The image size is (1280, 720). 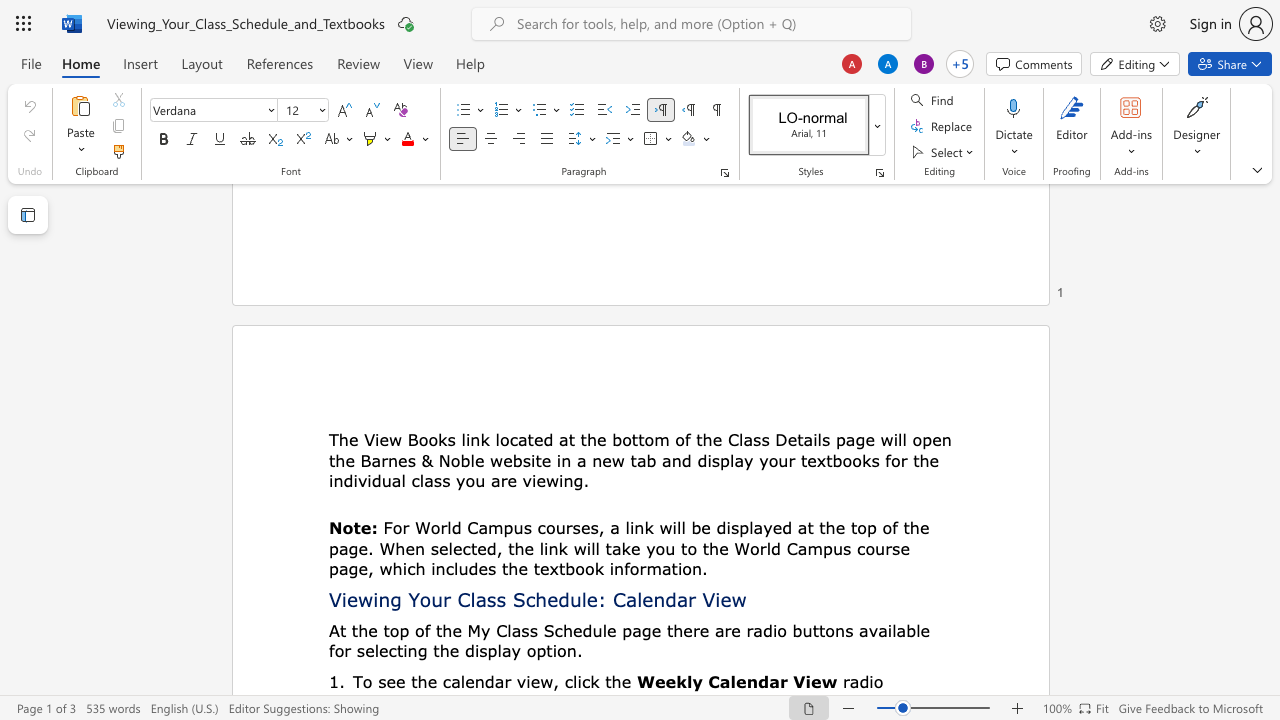 What do you see at coordinates (768, 680) in the screenshot?
I see `the space between the continuous character "d" and "a" in the text` at bounding box center [768, 680].